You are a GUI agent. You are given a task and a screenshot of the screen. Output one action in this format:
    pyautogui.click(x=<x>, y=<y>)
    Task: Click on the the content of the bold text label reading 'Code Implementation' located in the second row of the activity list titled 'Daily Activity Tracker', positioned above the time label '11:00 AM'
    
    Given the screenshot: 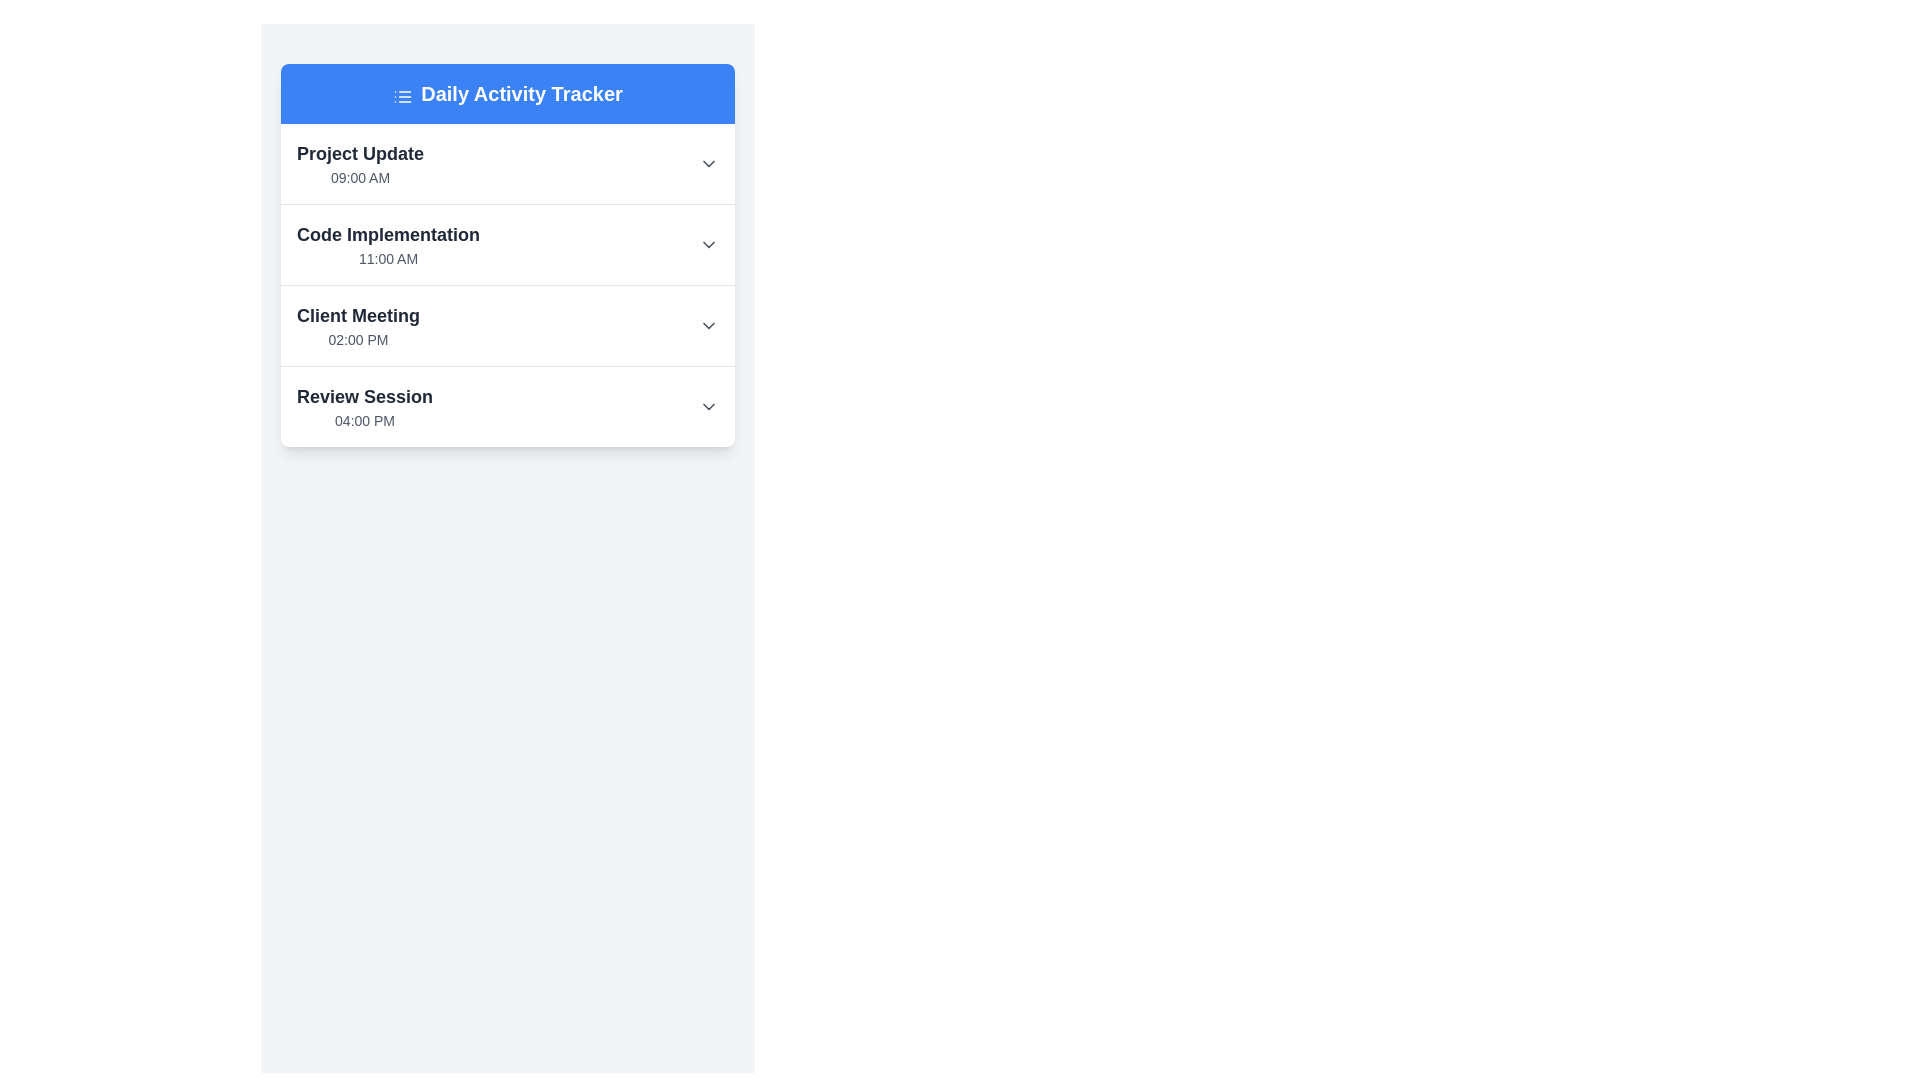 What is the action you would take?
    pyautogui.click(x=388, y=234)
    